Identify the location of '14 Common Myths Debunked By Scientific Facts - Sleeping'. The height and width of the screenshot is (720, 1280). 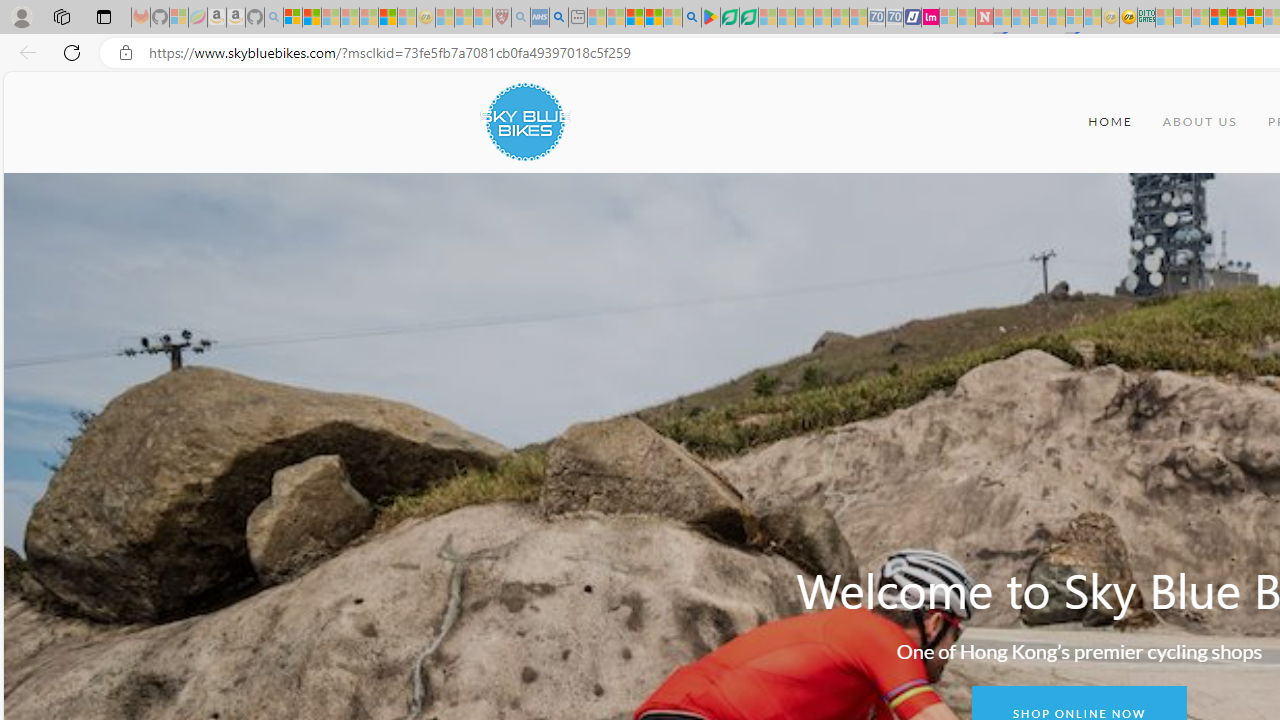
(1020, 17).